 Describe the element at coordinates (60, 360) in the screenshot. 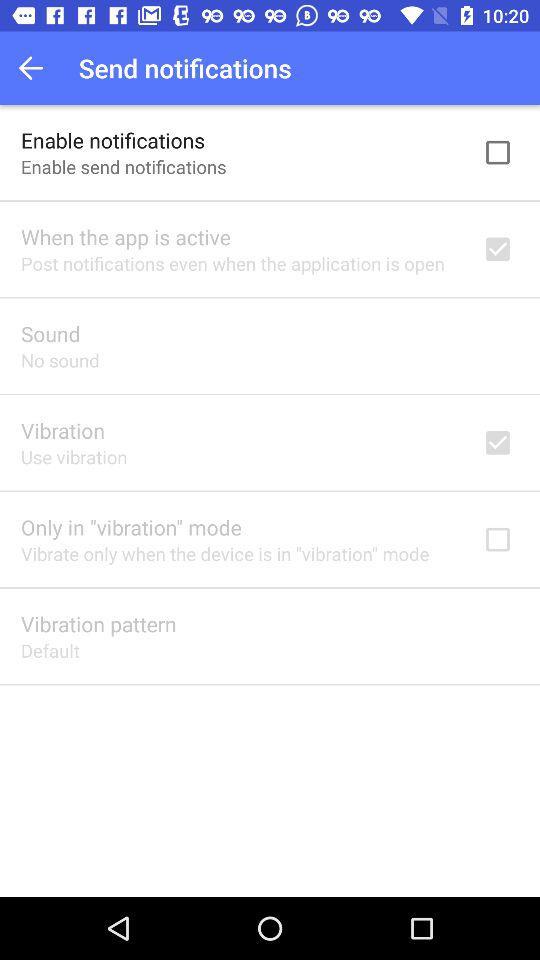

I see `the no sound` at that location.